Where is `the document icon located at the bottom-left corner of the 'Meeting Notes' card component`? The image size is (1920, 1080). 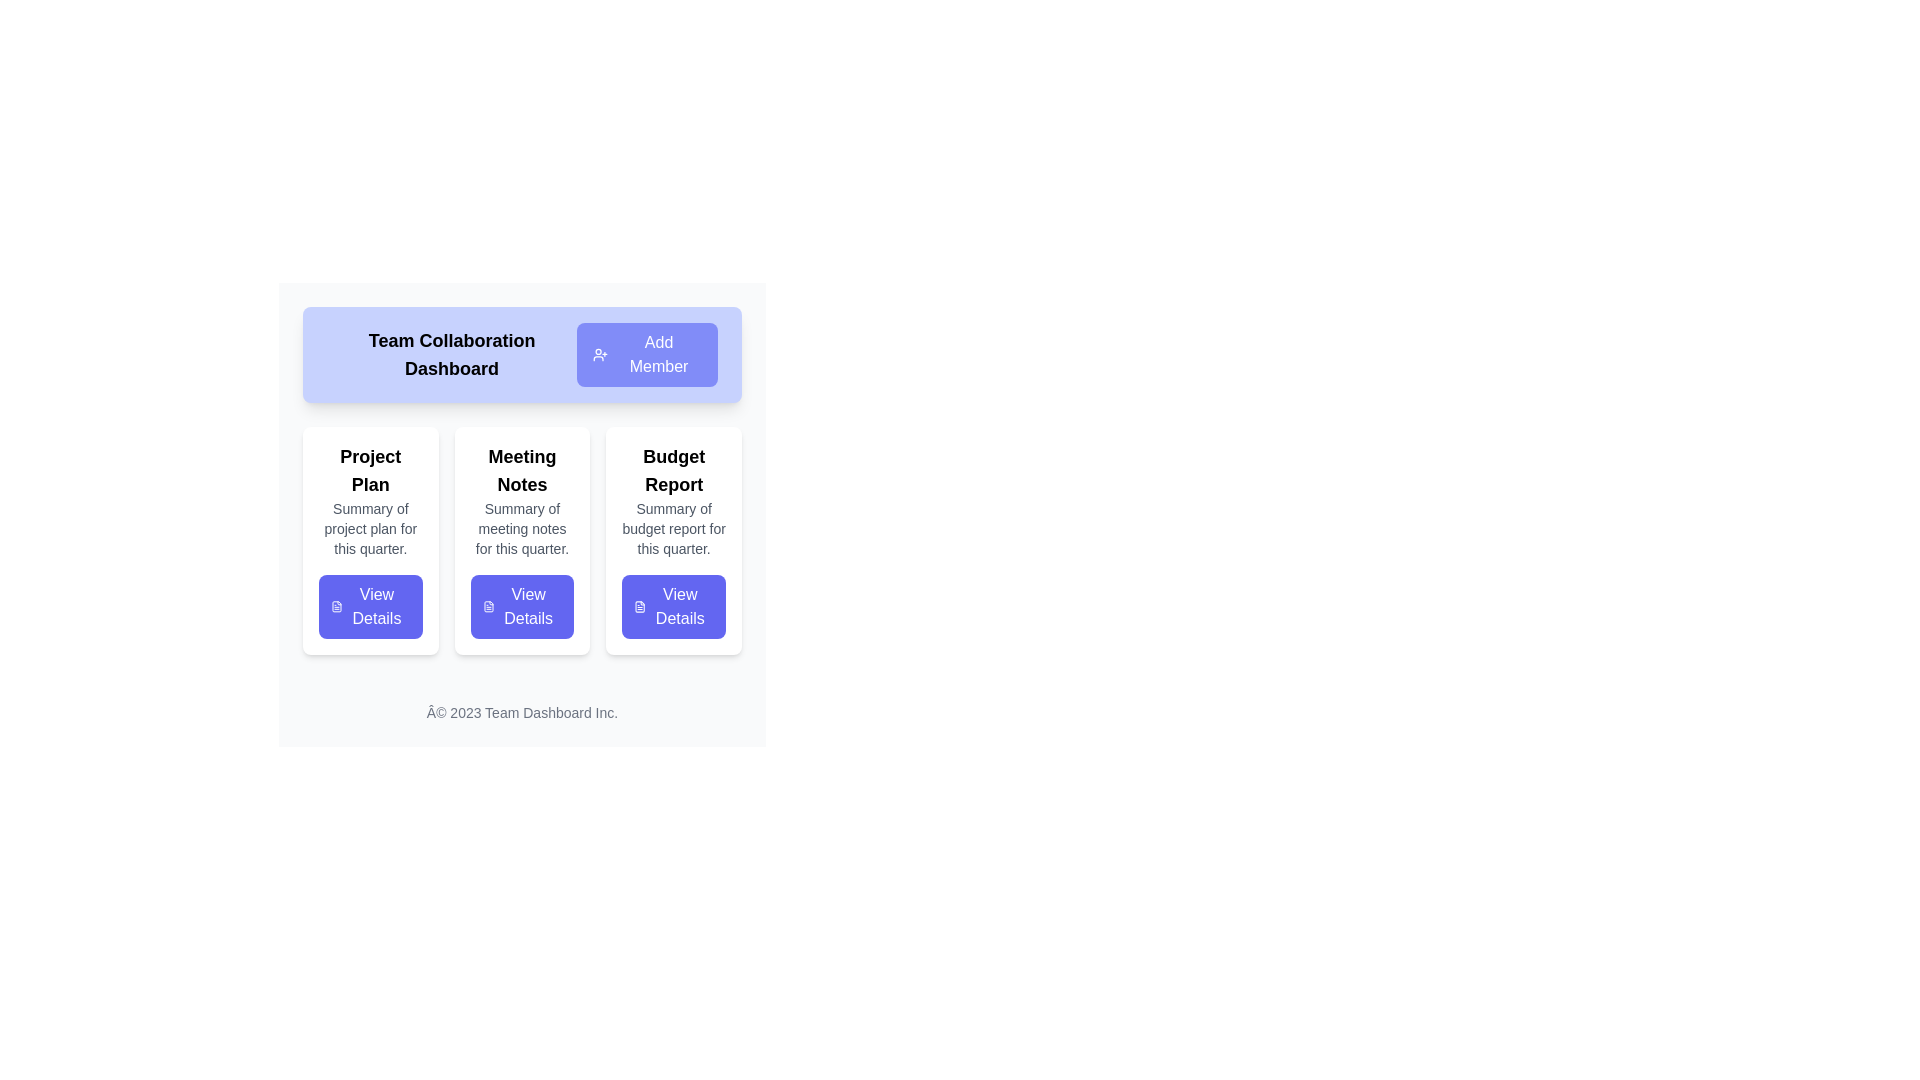
the document icon located at the bottom-left corner of the 'Meeting Notes' card component is located at coordinates (488, 605).